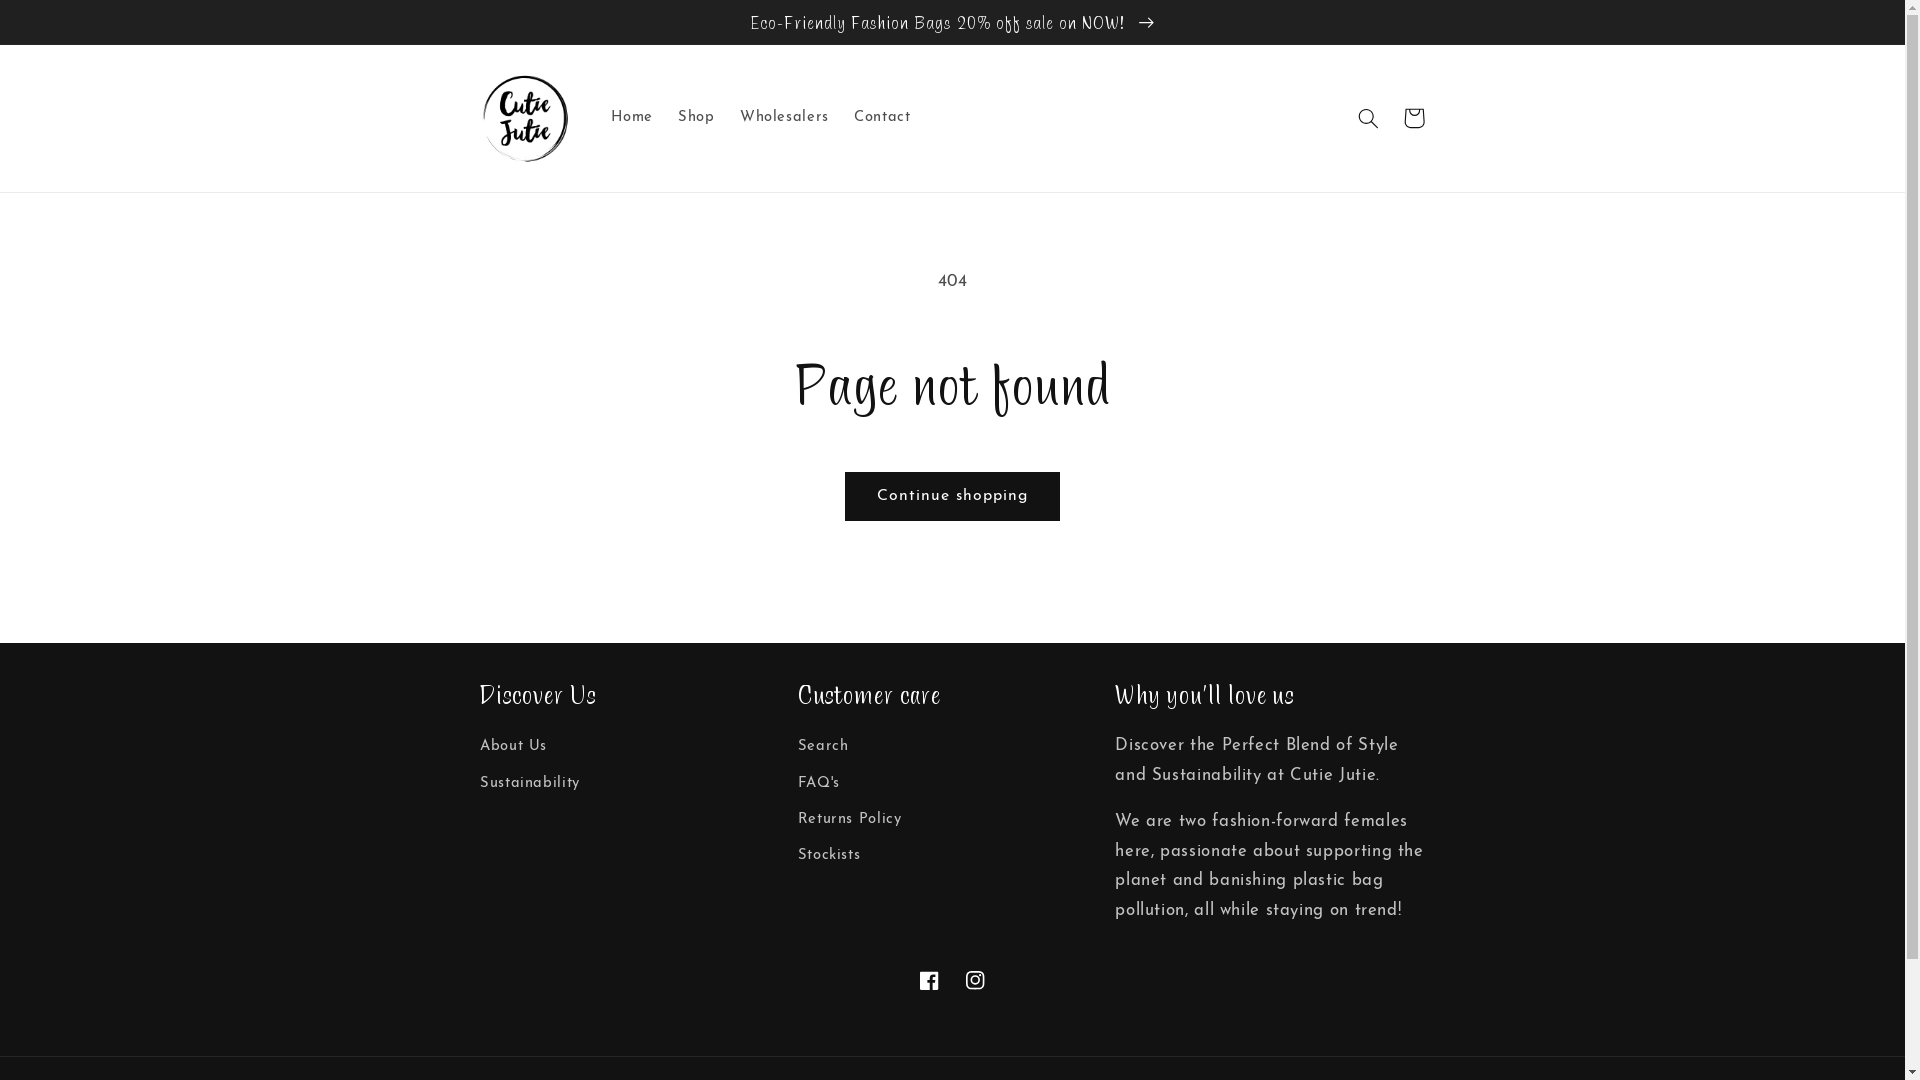 The width and height of the screenshot is (1920, 1080). Describe the element at coordinates (782, 118) in the screenshot. I see `'Wholesalers'` at that location.